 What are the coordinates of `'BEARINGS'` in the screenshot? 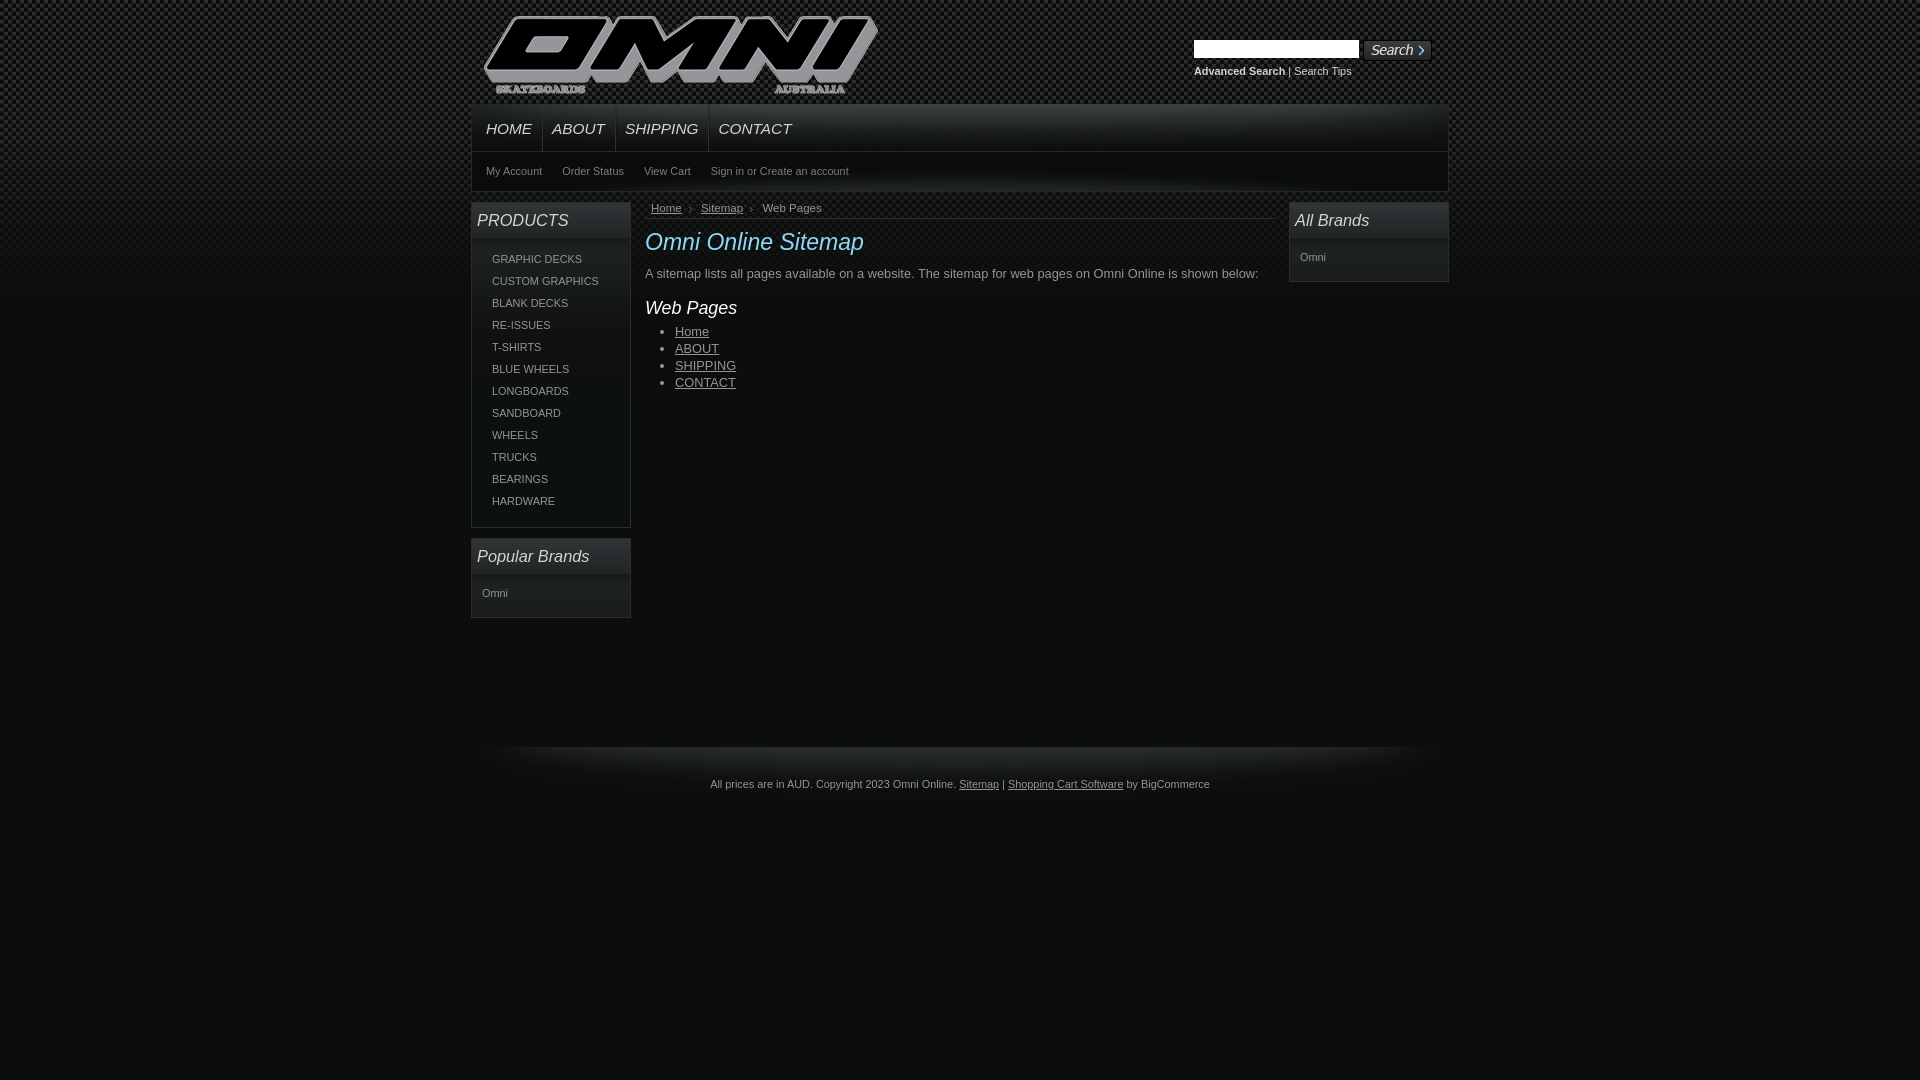 It's located at (552, 478).